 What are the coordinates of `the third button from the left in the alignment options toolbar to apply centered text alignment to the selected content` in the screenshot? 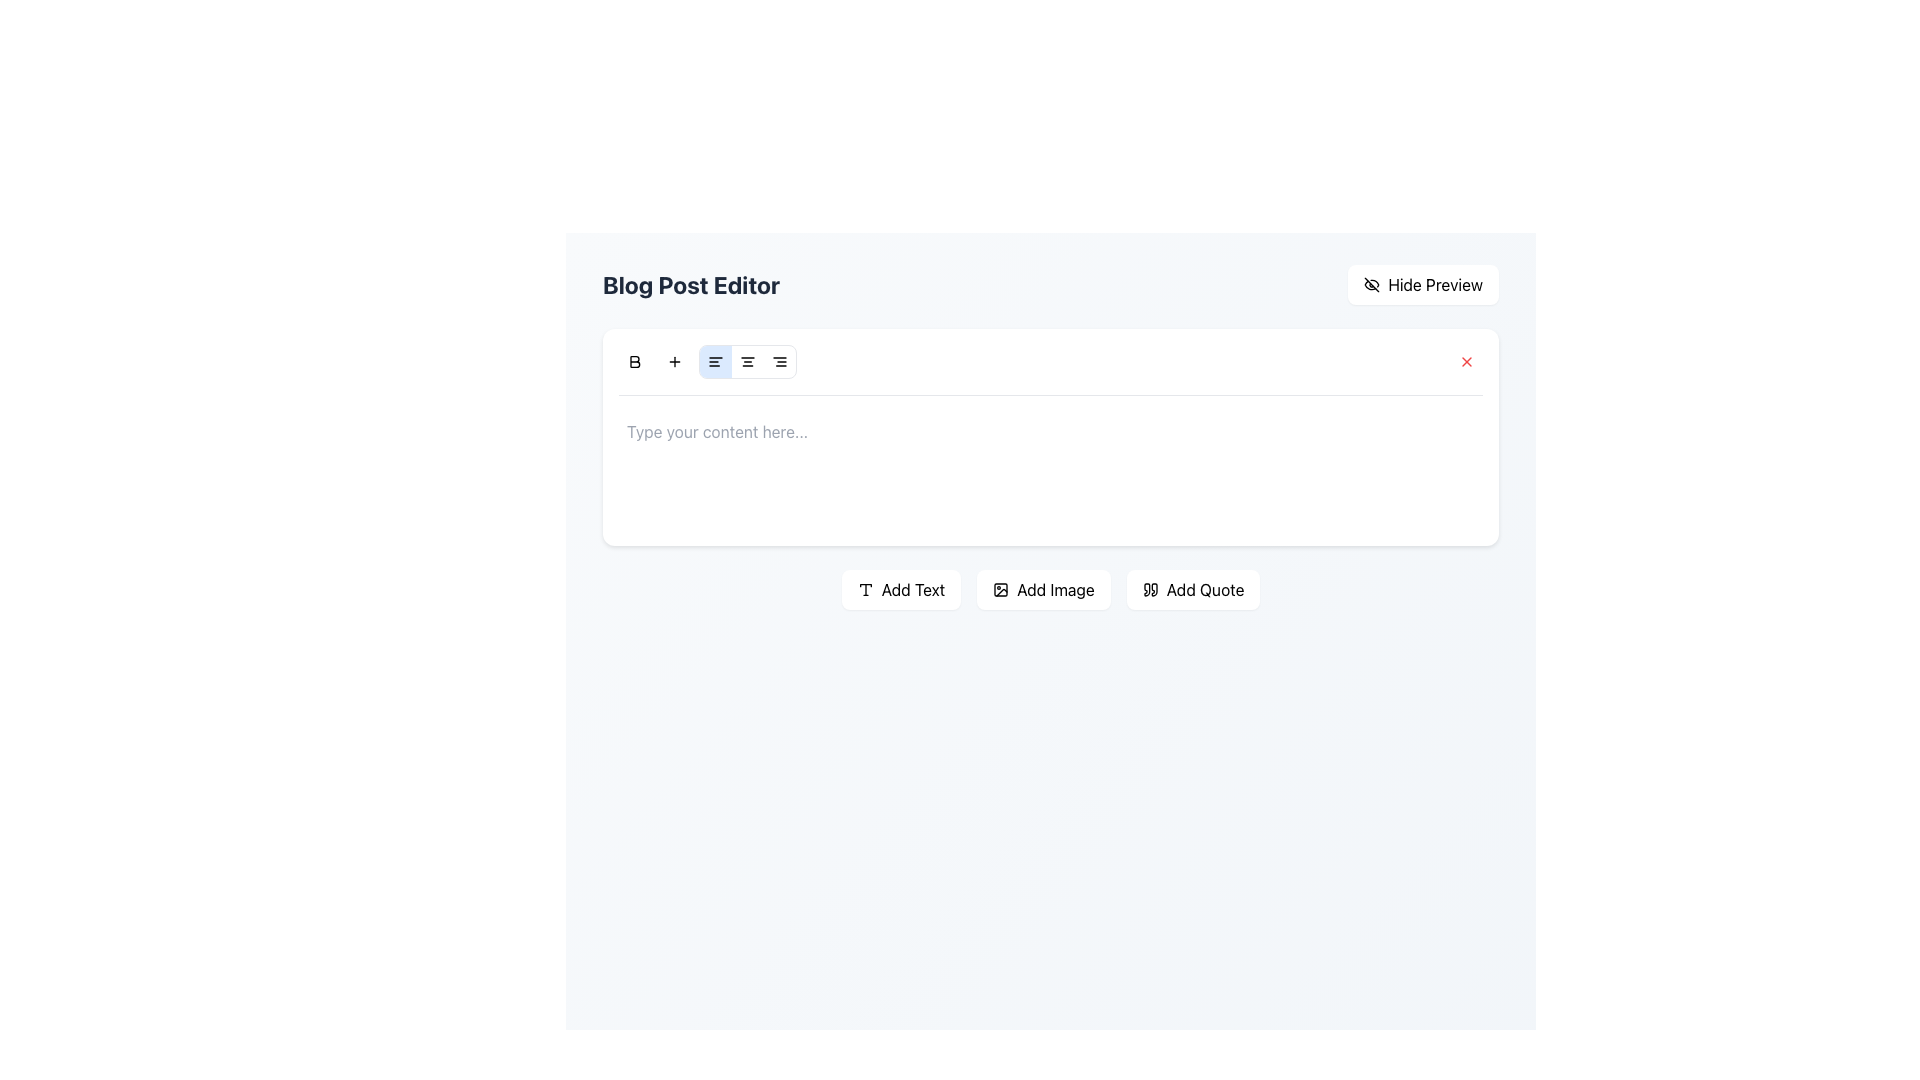 It's located at (747, 362).